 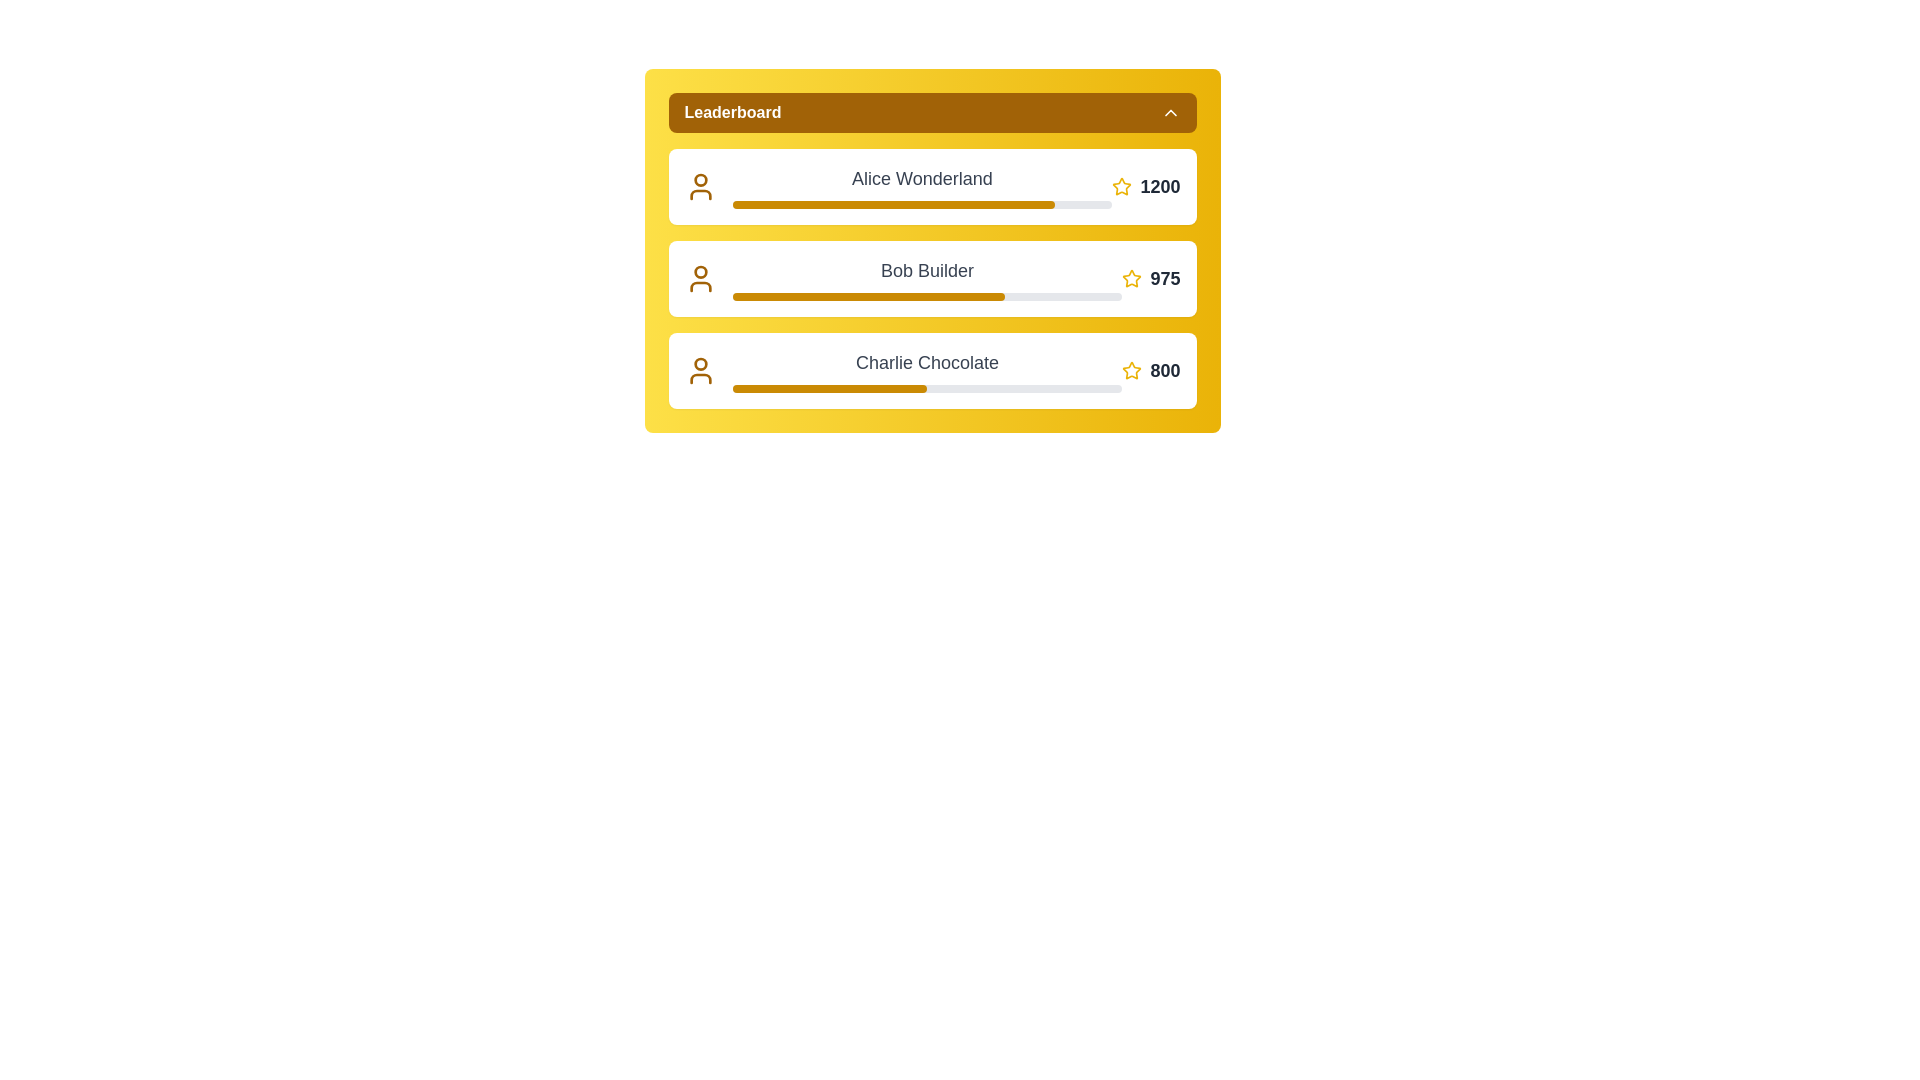 What do you see at coordinates (926, 370) in the screenshot?
I see `the text label displaying the name 'Charlie Chocolate' in the bottommost row of the leaderboard` at bounding box center [926, 370].